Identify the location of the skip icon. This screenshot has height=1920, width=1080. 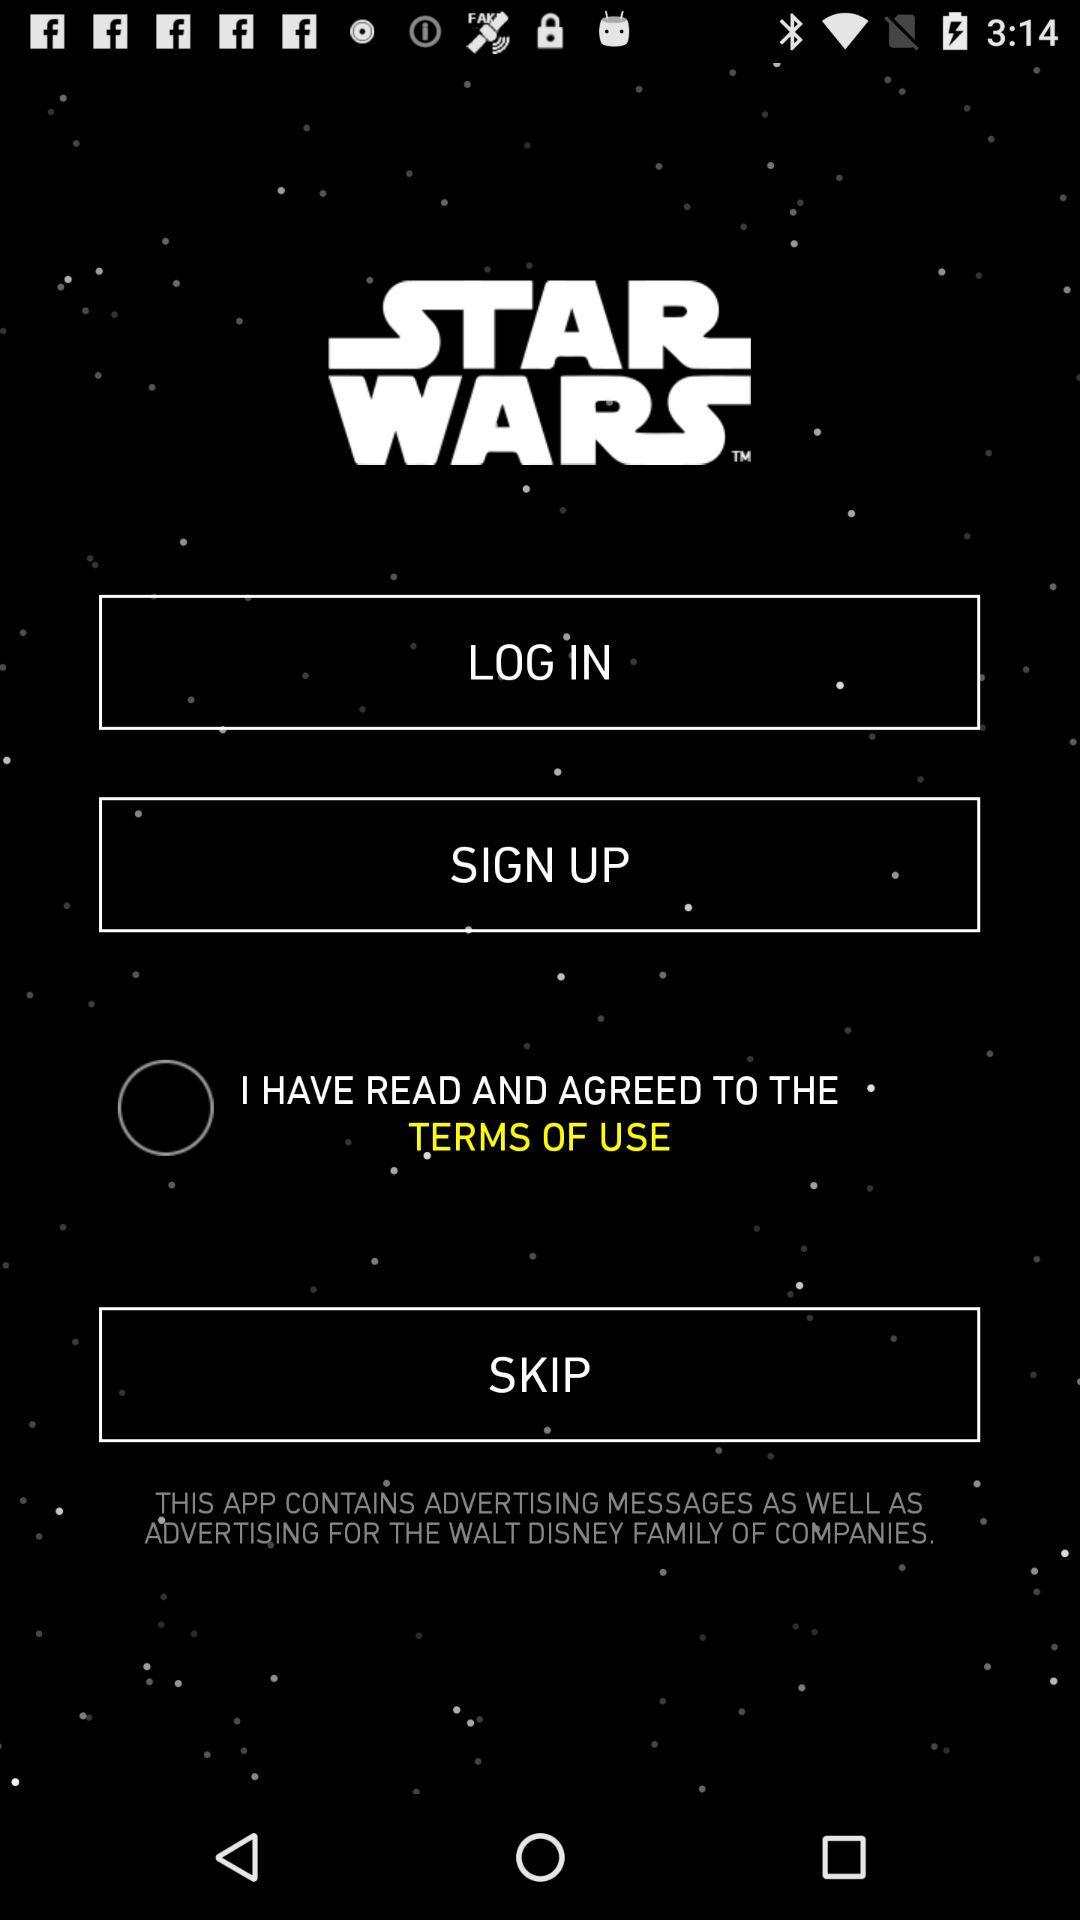
(538, 1373).